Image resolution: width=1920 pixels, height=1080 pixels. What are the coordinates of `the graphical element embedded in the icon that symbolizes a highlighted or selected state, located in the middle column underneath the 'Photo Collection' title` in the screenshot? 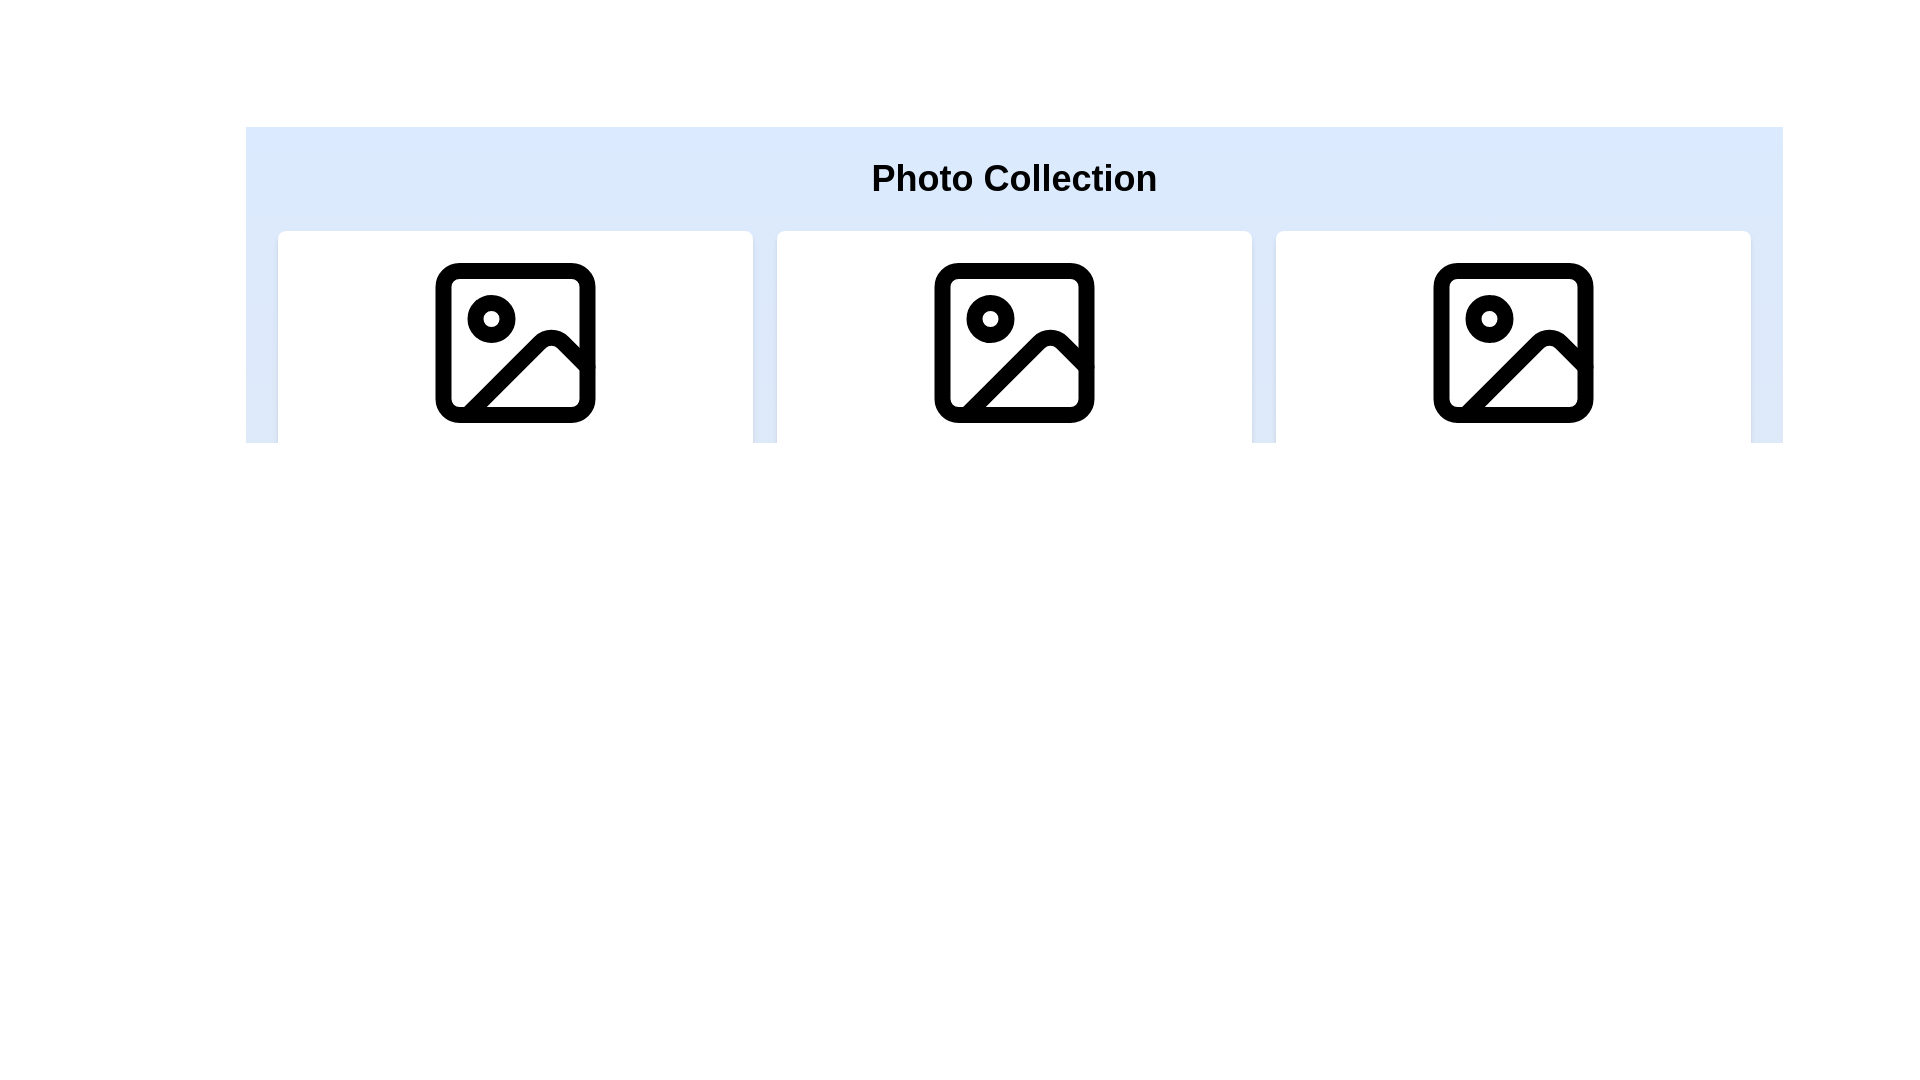 It's located at (1014, 342).